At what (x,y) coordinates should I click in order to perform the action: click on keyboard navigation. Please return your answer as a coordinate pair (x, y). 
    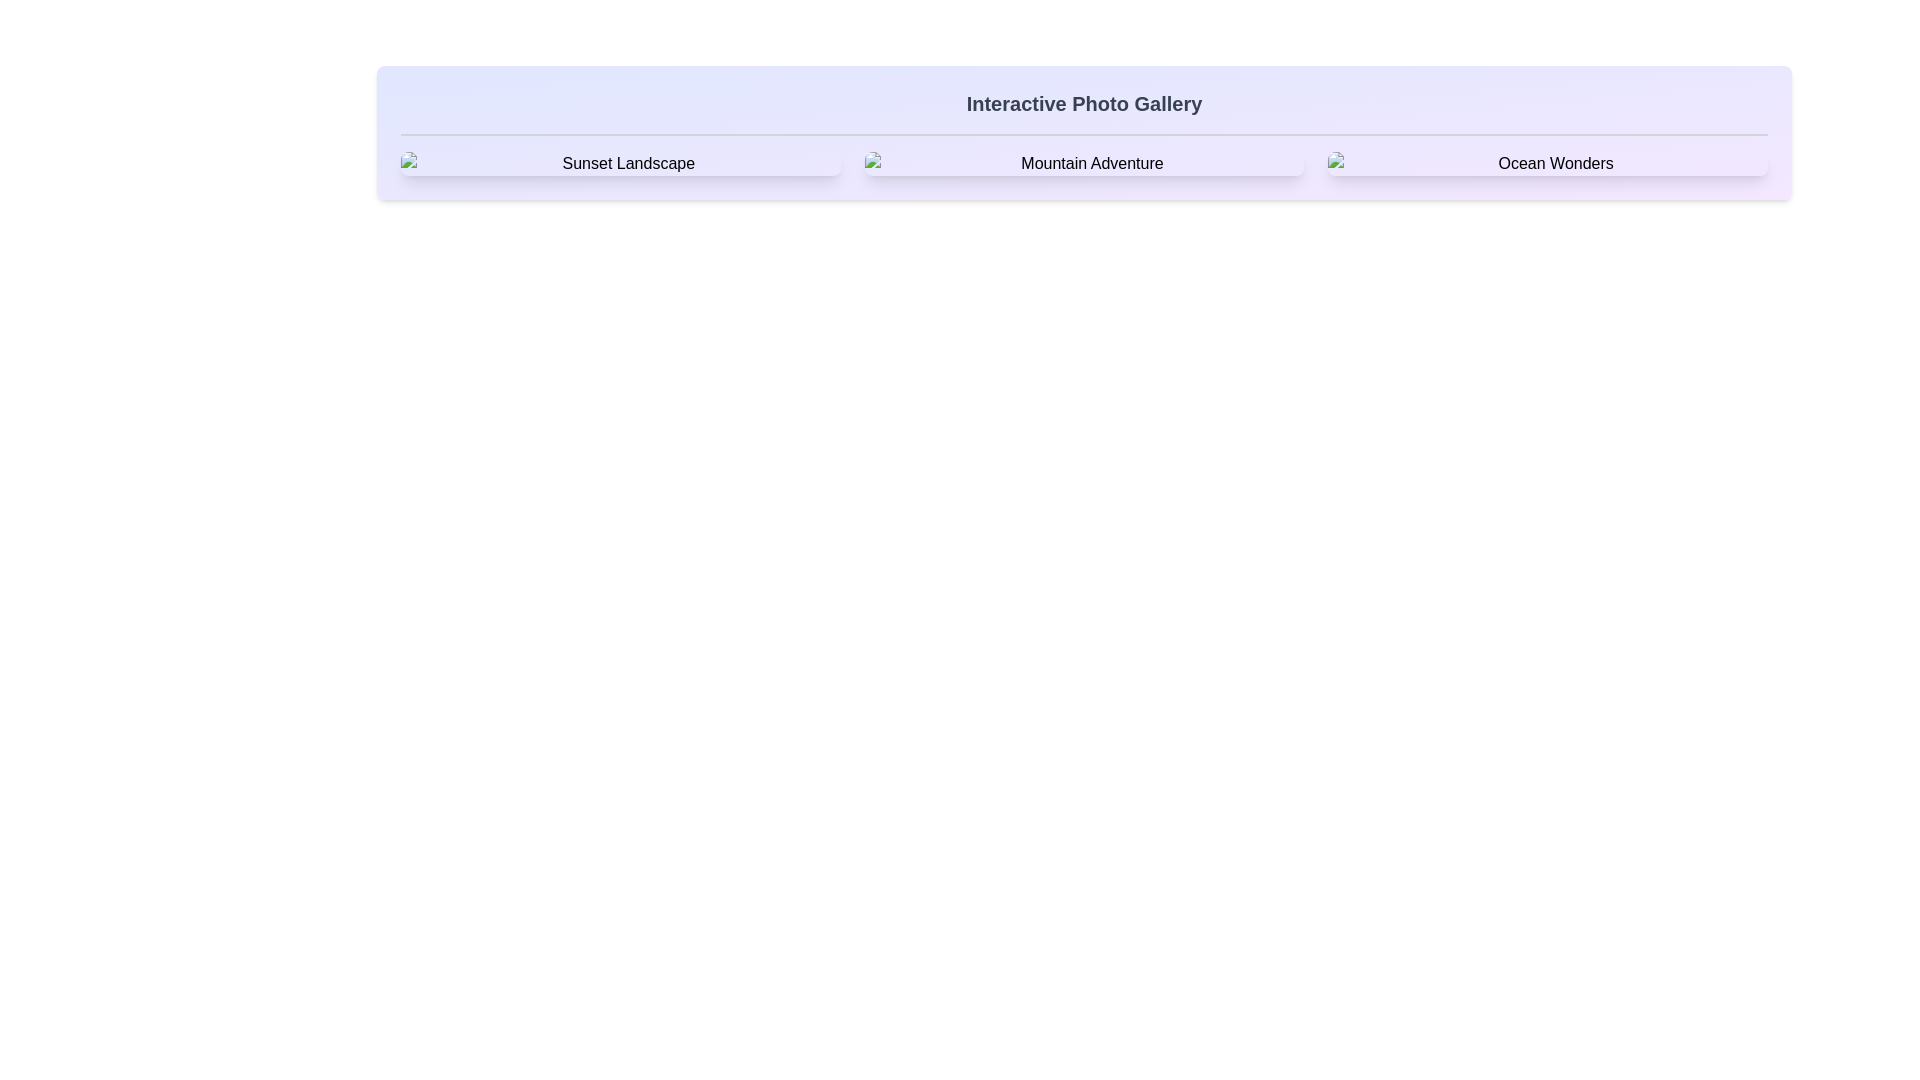
    Looking at the image, I should click on (1139, 185).